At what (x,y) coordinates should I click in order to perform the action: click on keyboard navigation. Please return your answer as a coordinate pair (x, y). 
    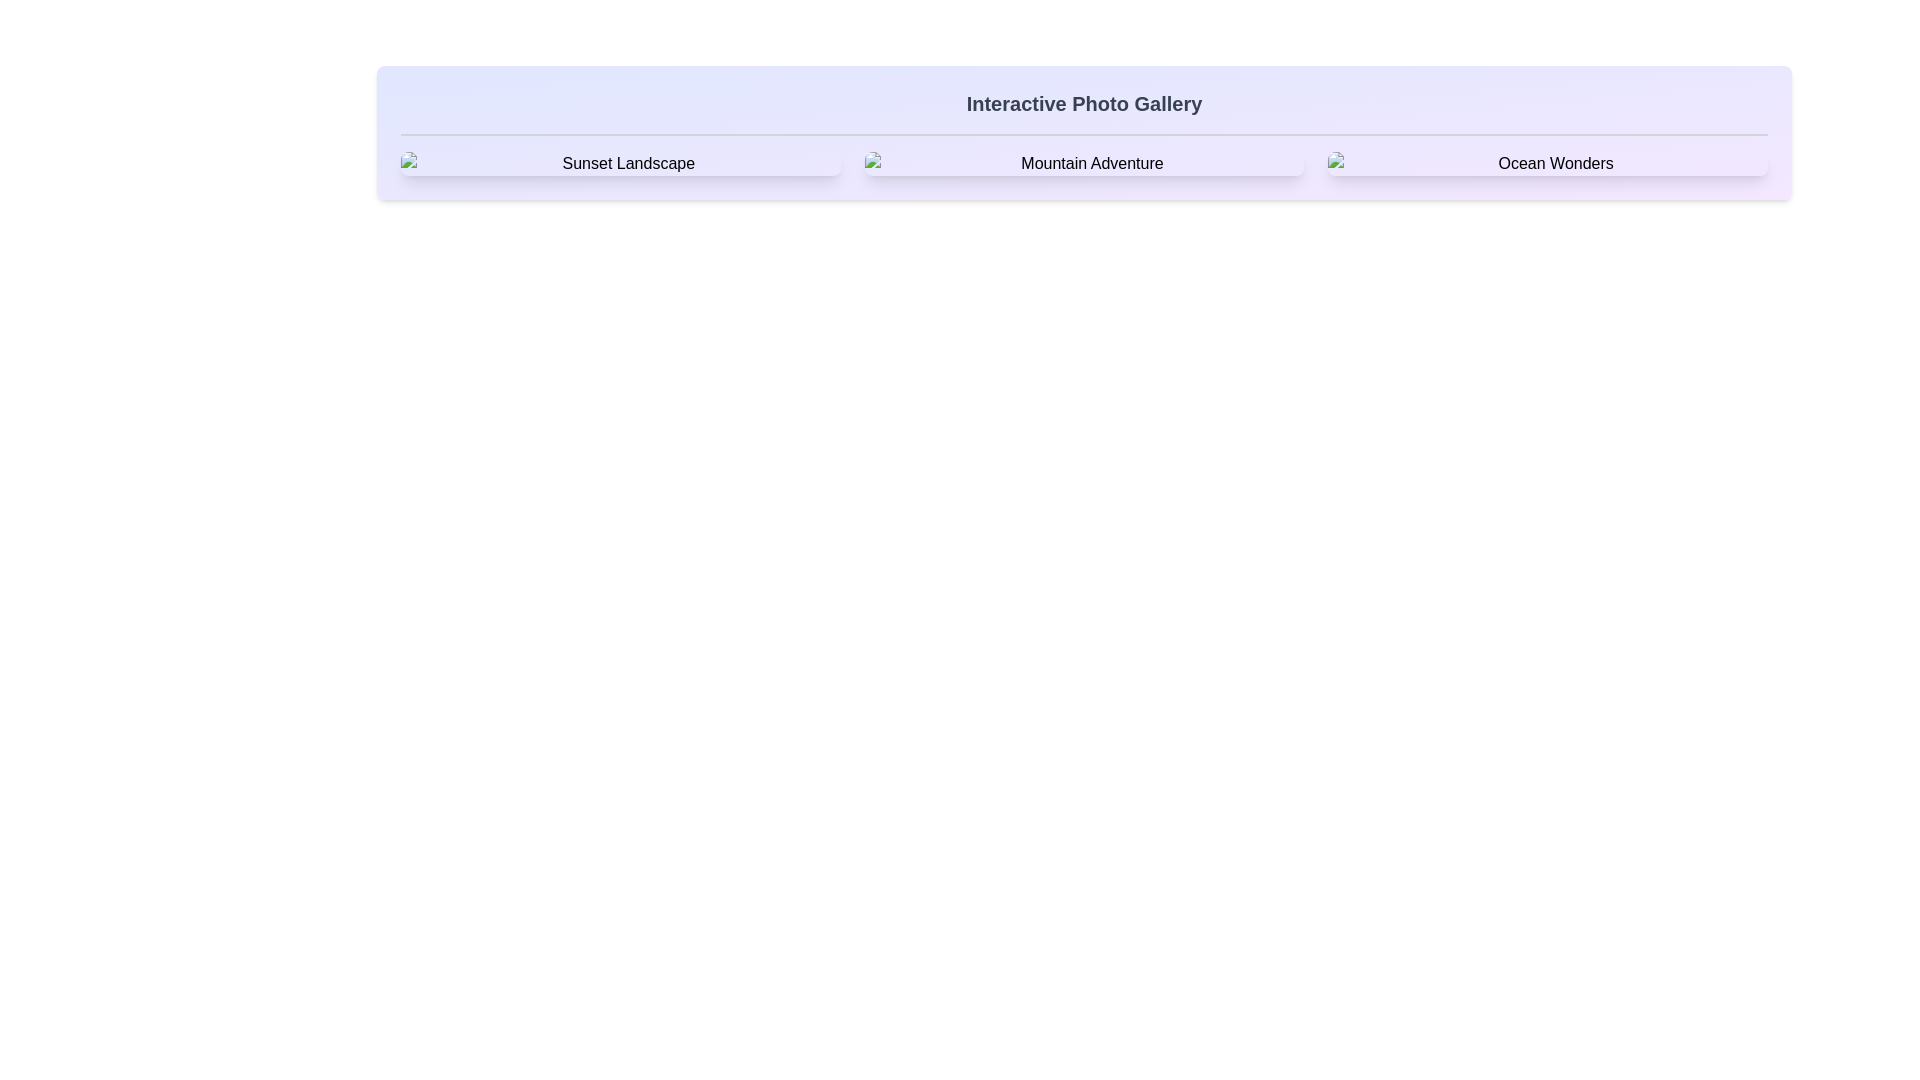
    Looking at the image, I should click on (1139, 185).